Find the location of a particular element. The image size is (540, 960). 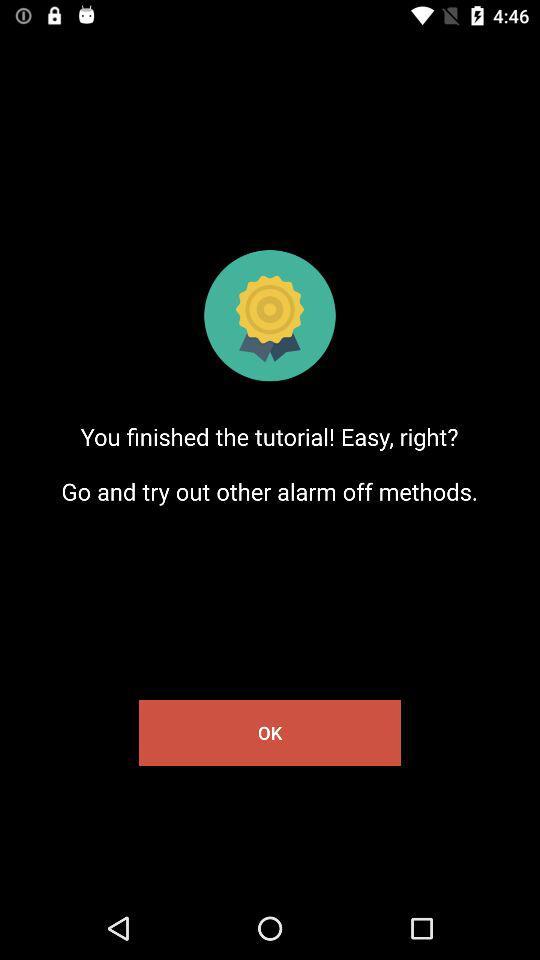

ok item is located at coordinates (270, 731).